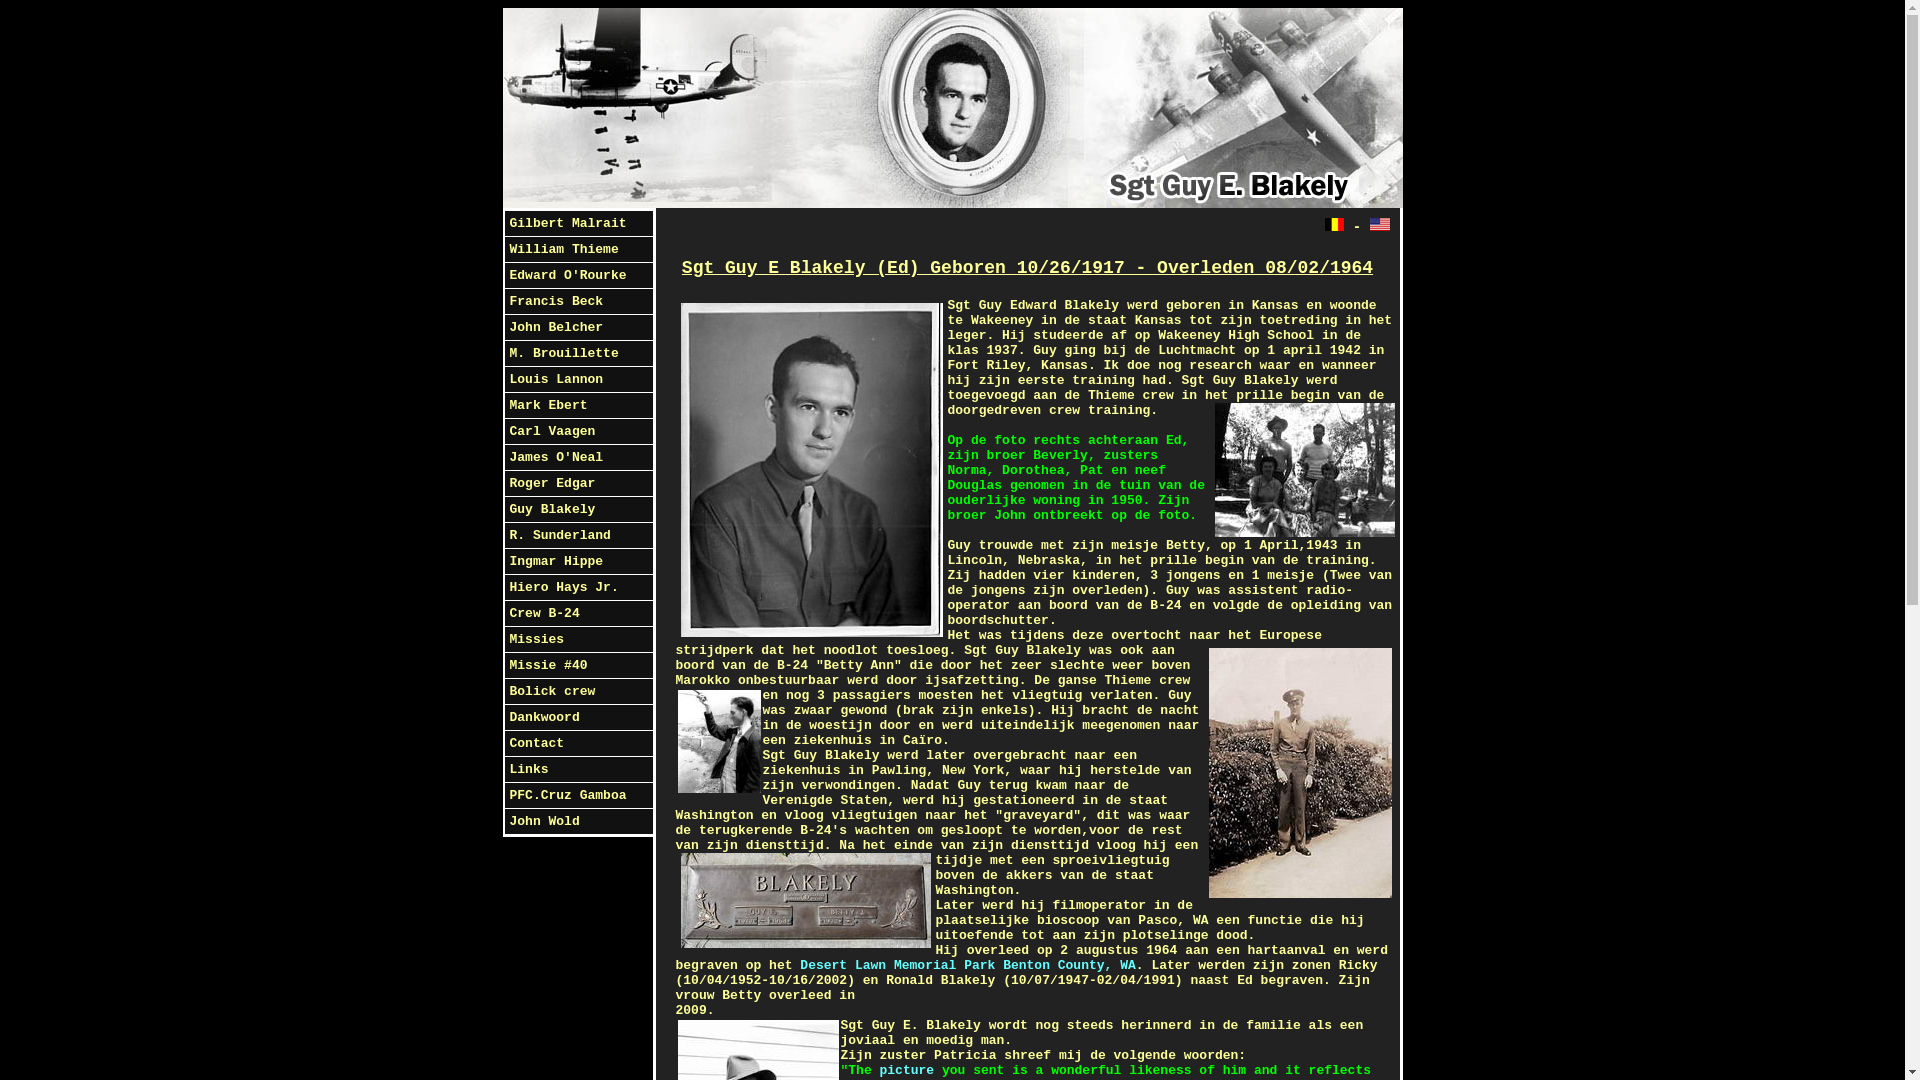  I want to click on 'James O'Neal', so click(576, 458).